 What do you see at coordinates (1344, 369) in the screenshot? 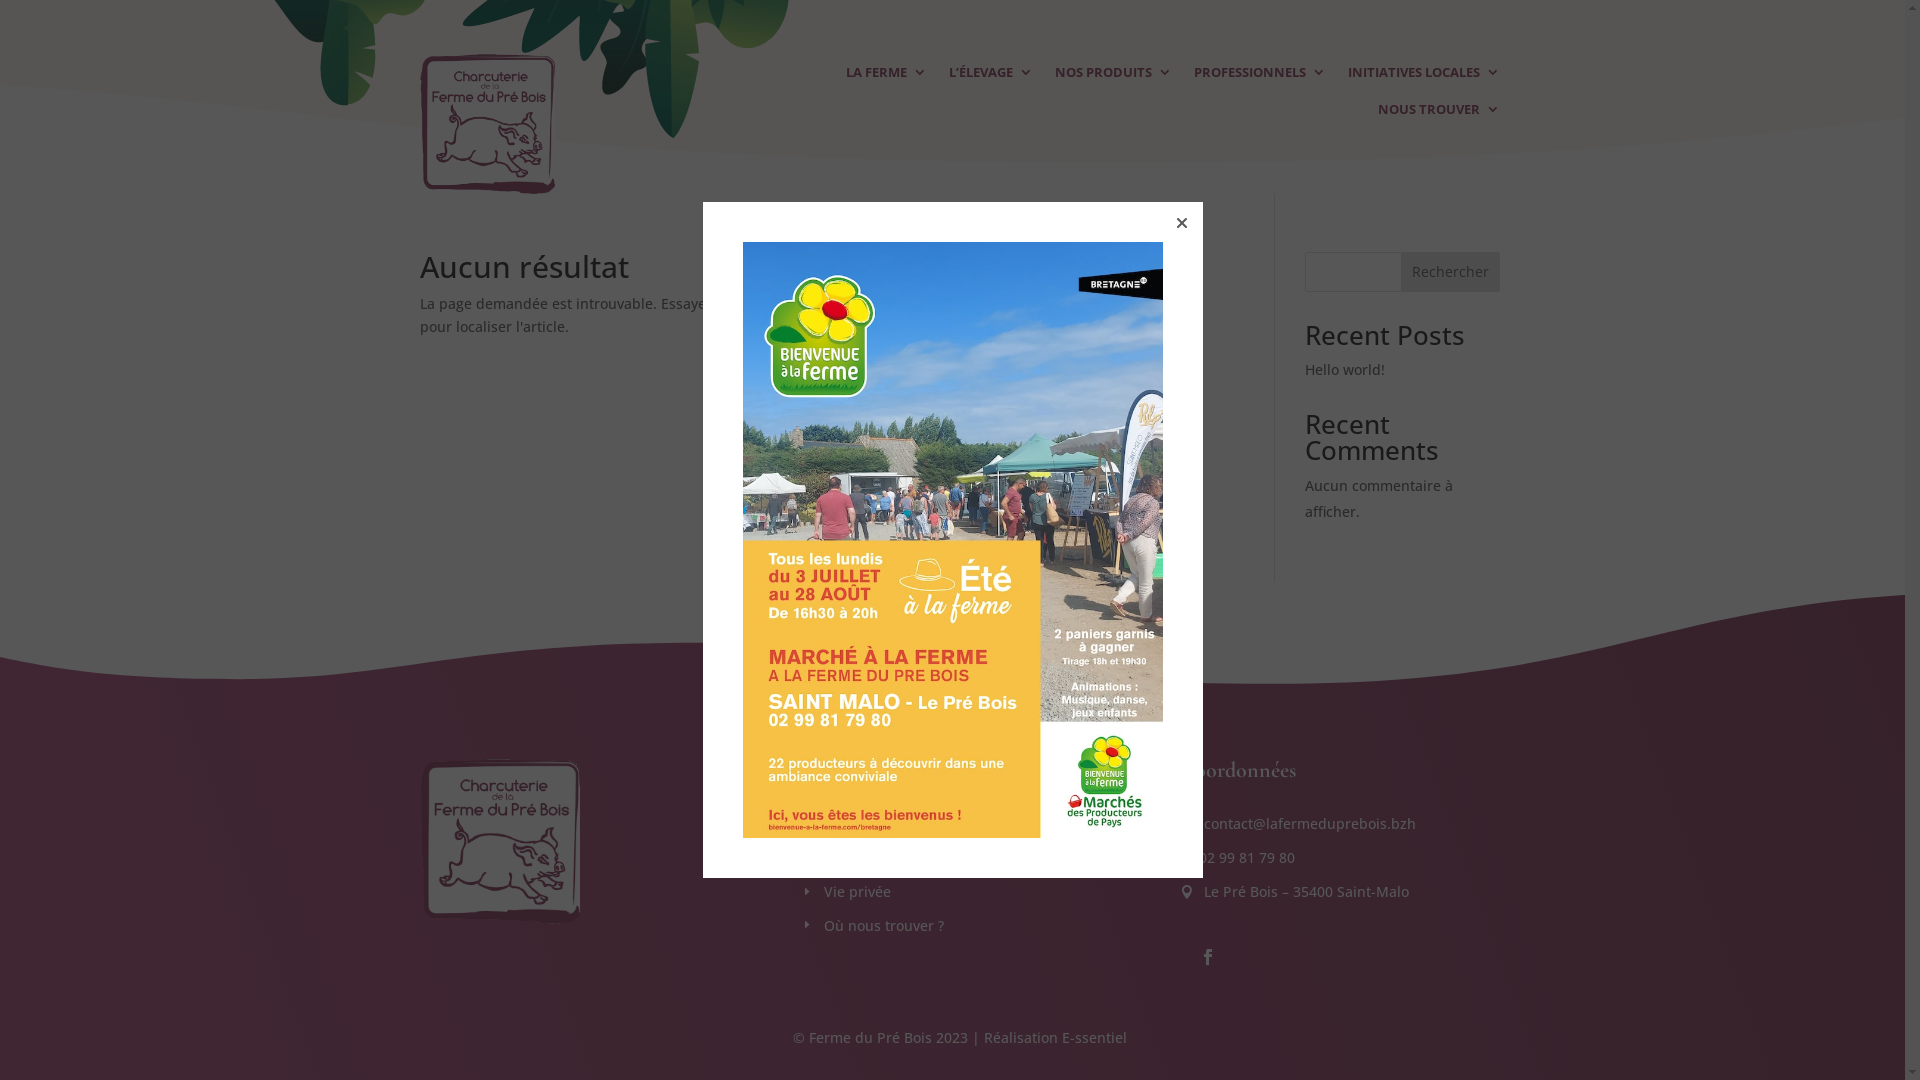
I see `'Hello world!'` at bounding box center [1344, 369].